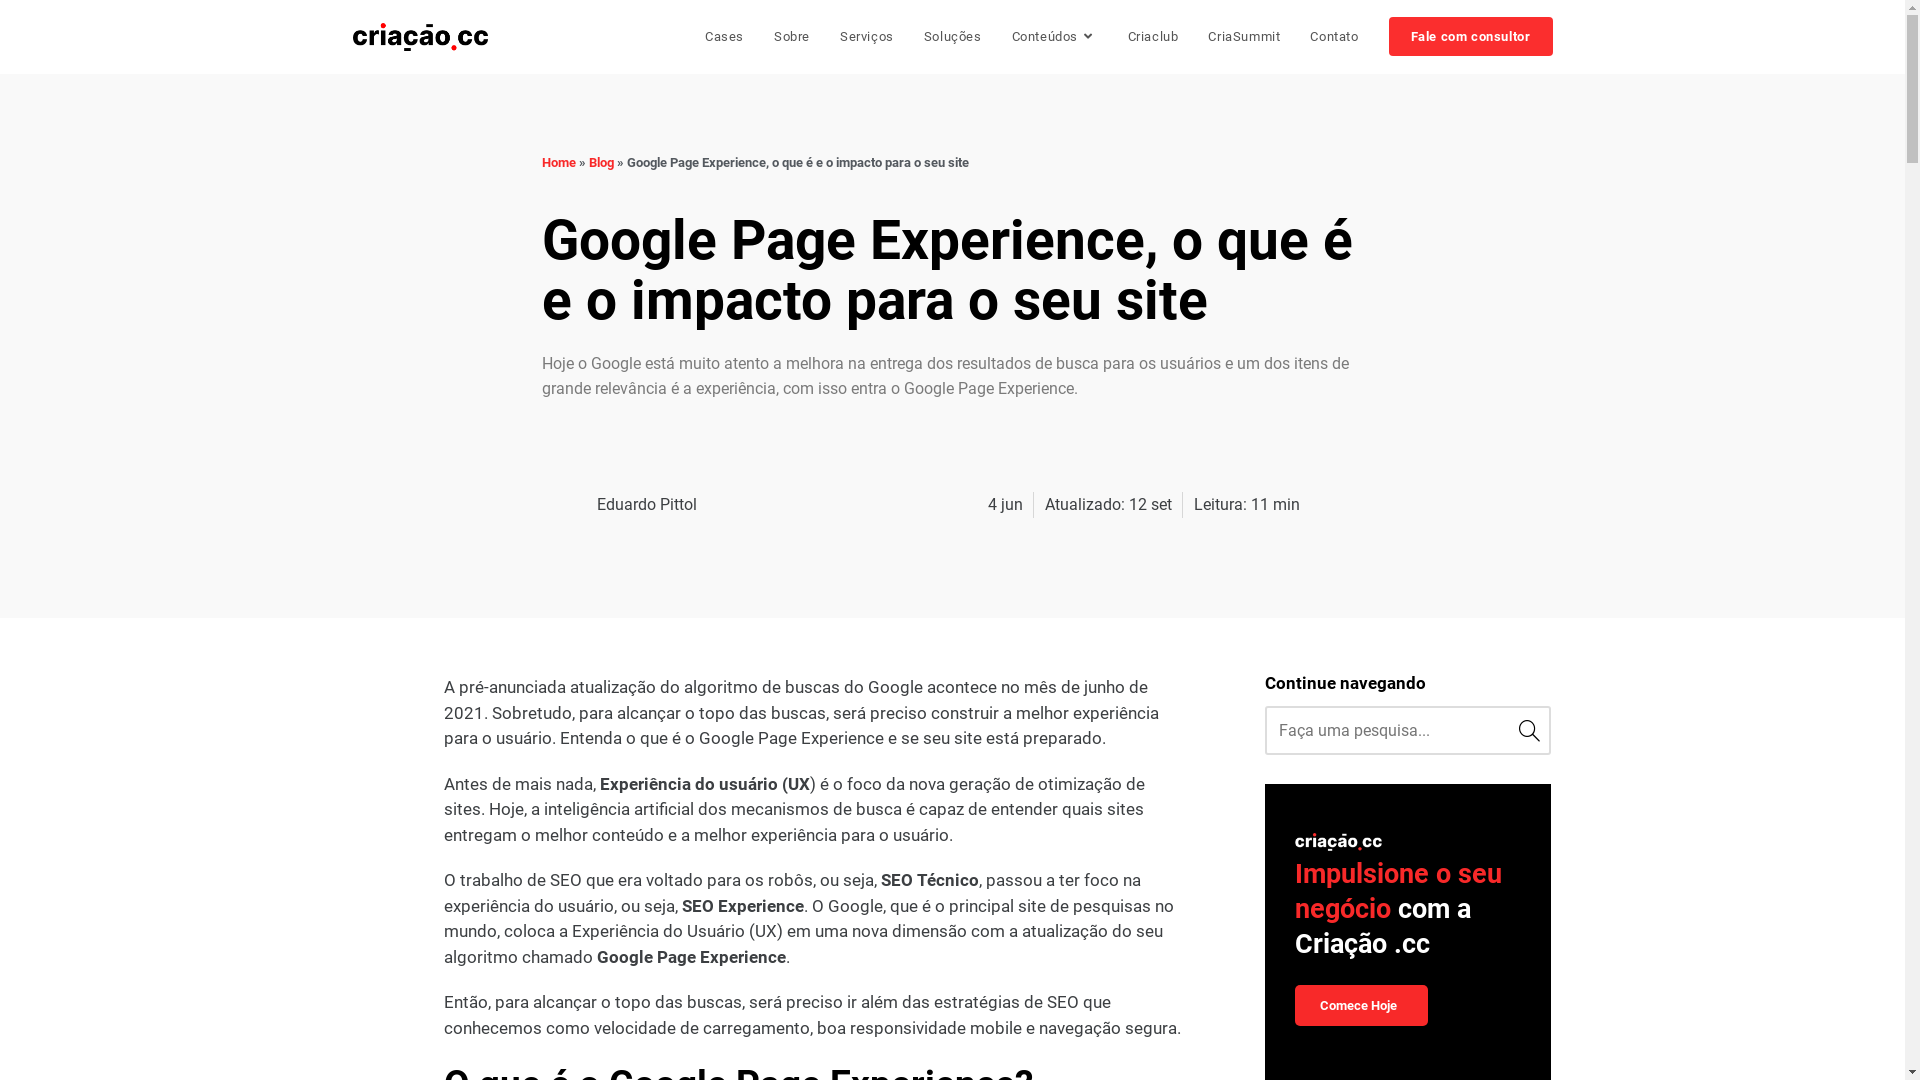  I want to click on 'Fale com consultor', so click(1470, 37).